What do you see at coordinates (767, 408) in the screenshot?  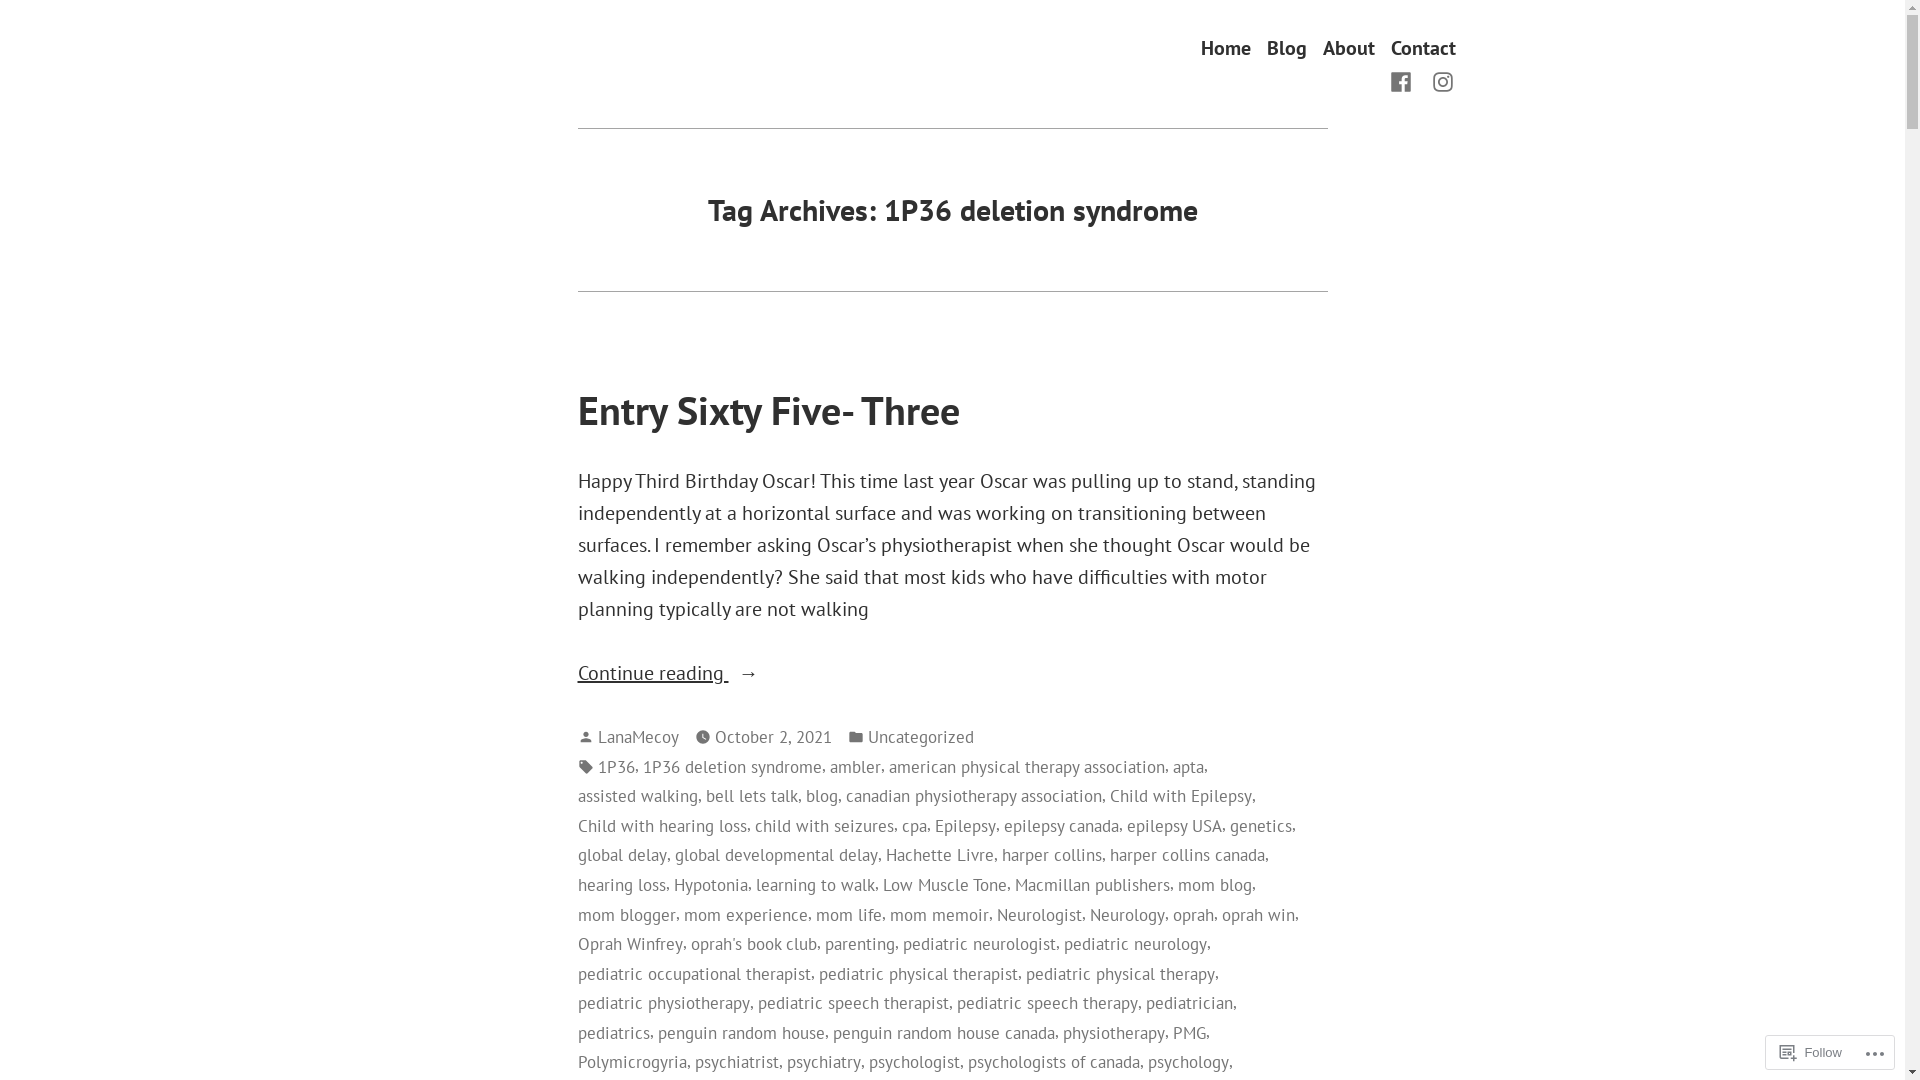 I see `'Entry Sixty Five- Three'` at bounding box center [767, 408].